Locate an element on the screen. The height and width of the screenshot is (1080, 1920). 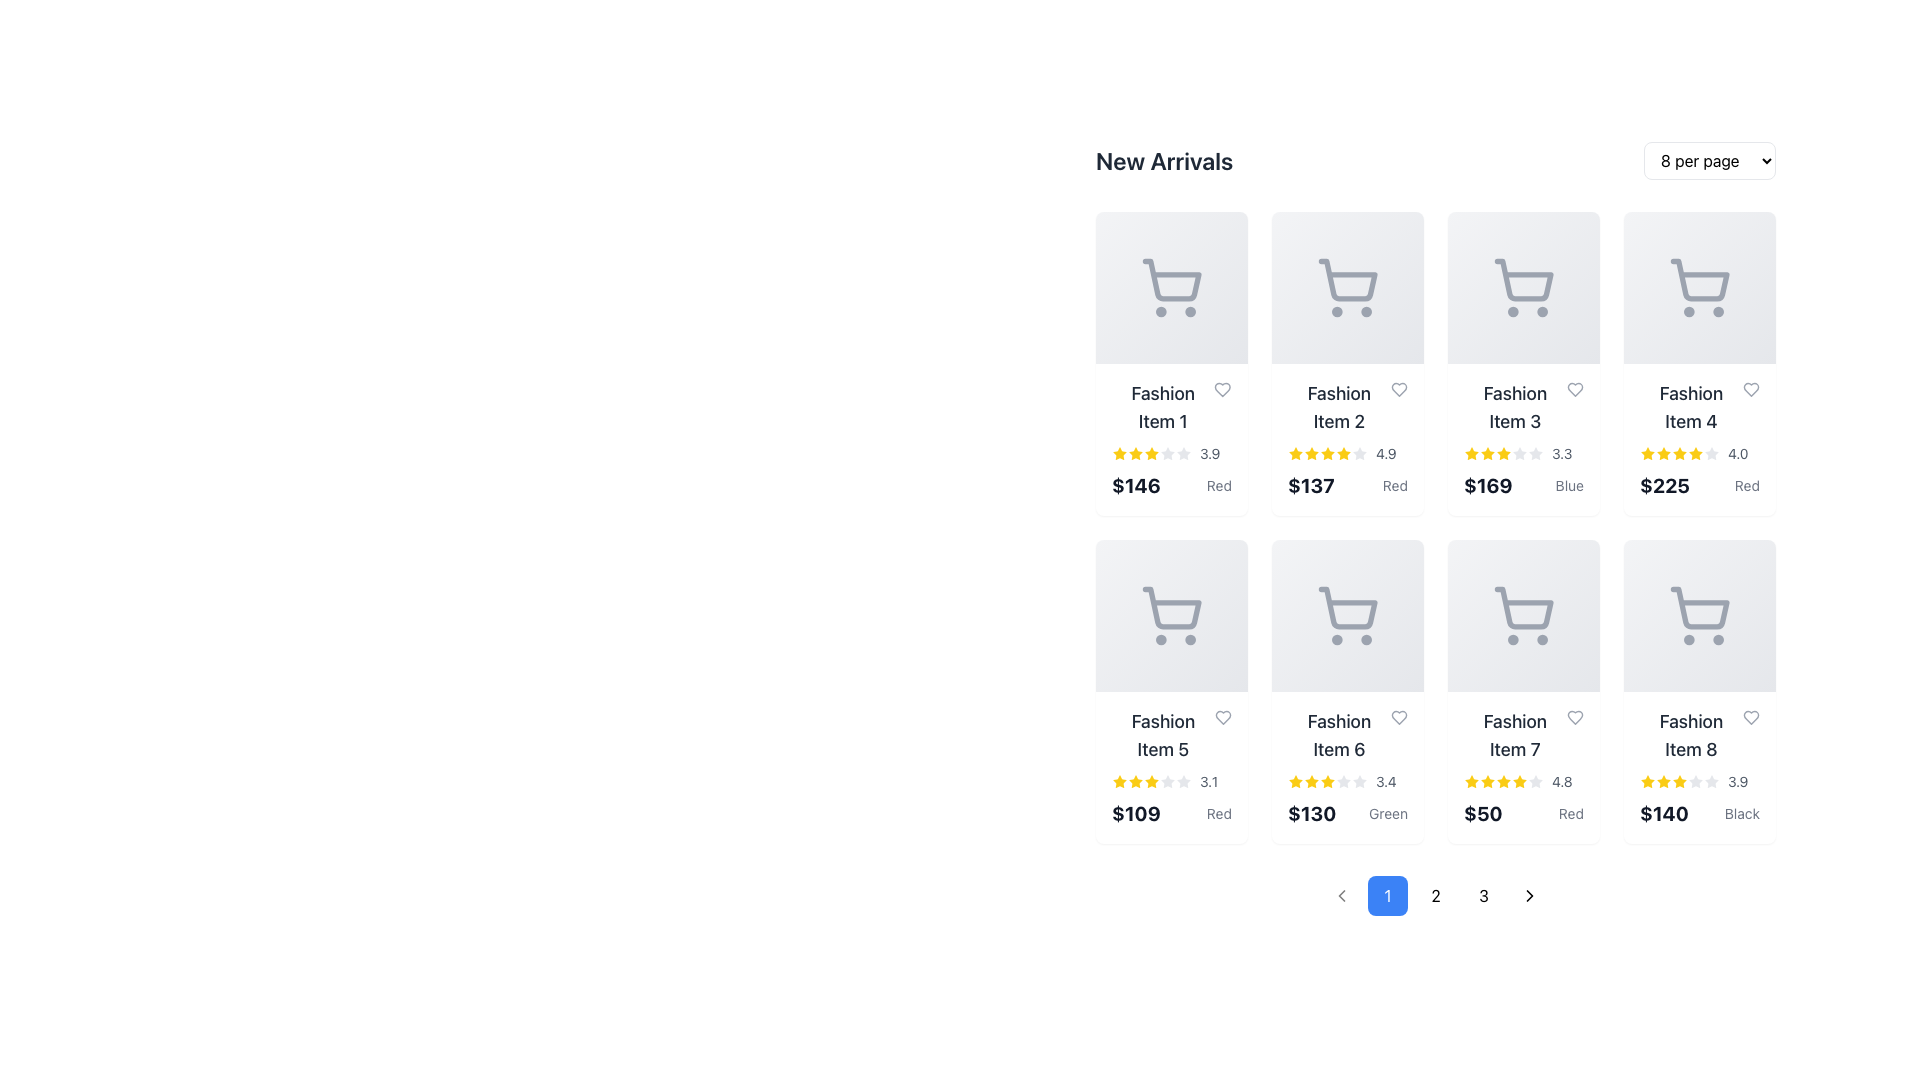
the star rating display of 'Fashion Item 3' is located at coordinates (1522, 454).